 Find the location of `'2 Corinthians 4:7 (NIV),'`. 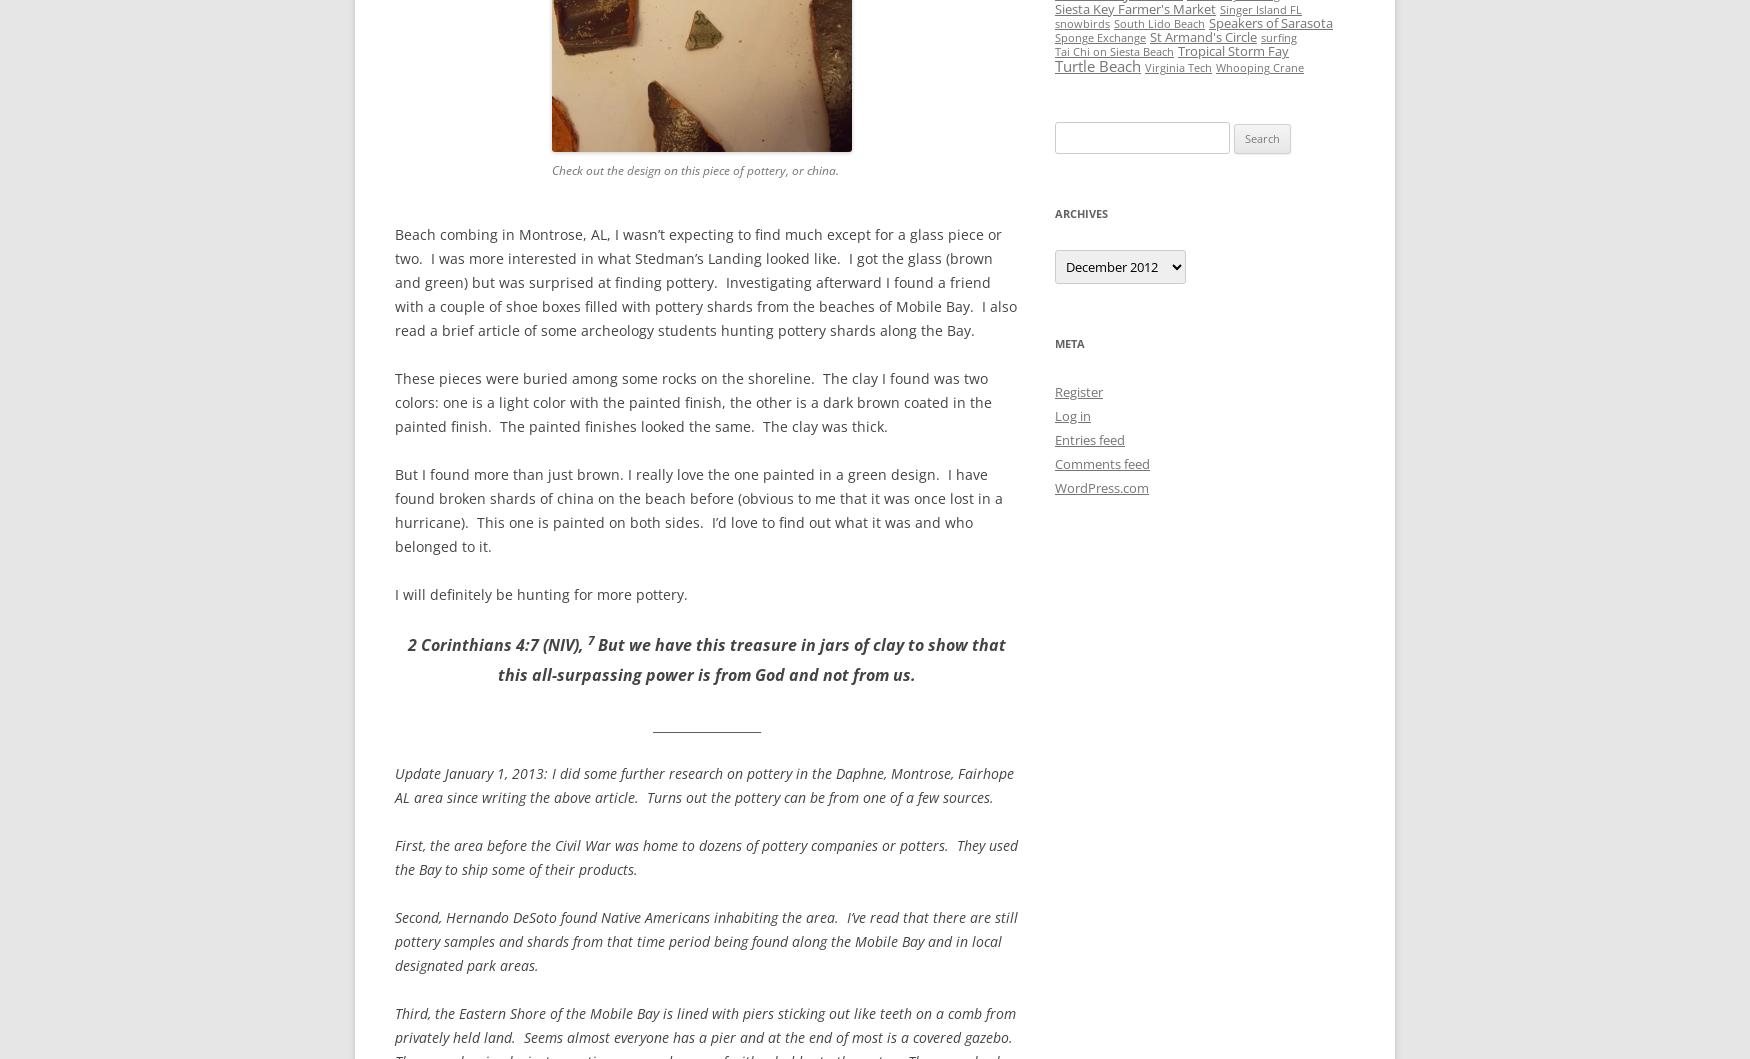

'2 Corinthians 4:7 (NIV),' is located at coordinates (498, 645).